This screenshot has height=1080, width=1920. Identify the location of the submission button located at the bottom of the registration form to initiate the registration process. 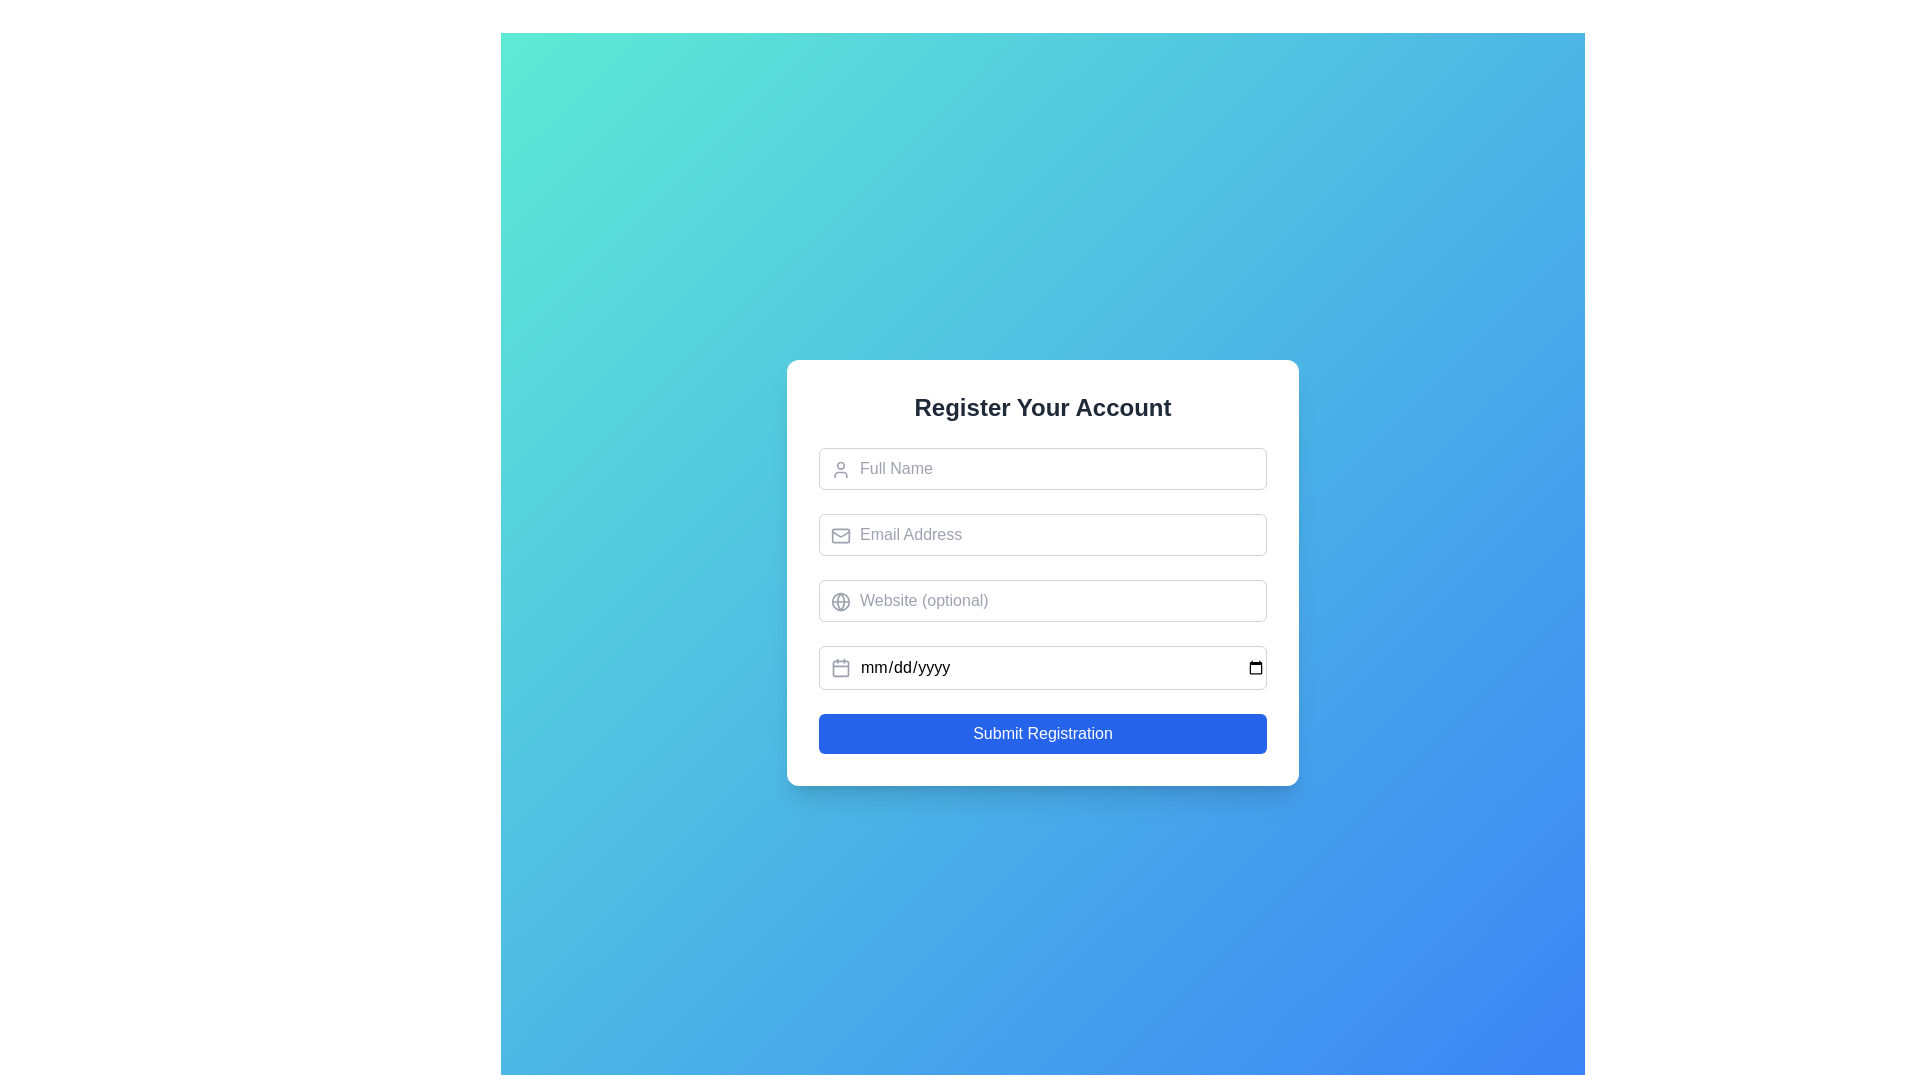
(1041, 733).